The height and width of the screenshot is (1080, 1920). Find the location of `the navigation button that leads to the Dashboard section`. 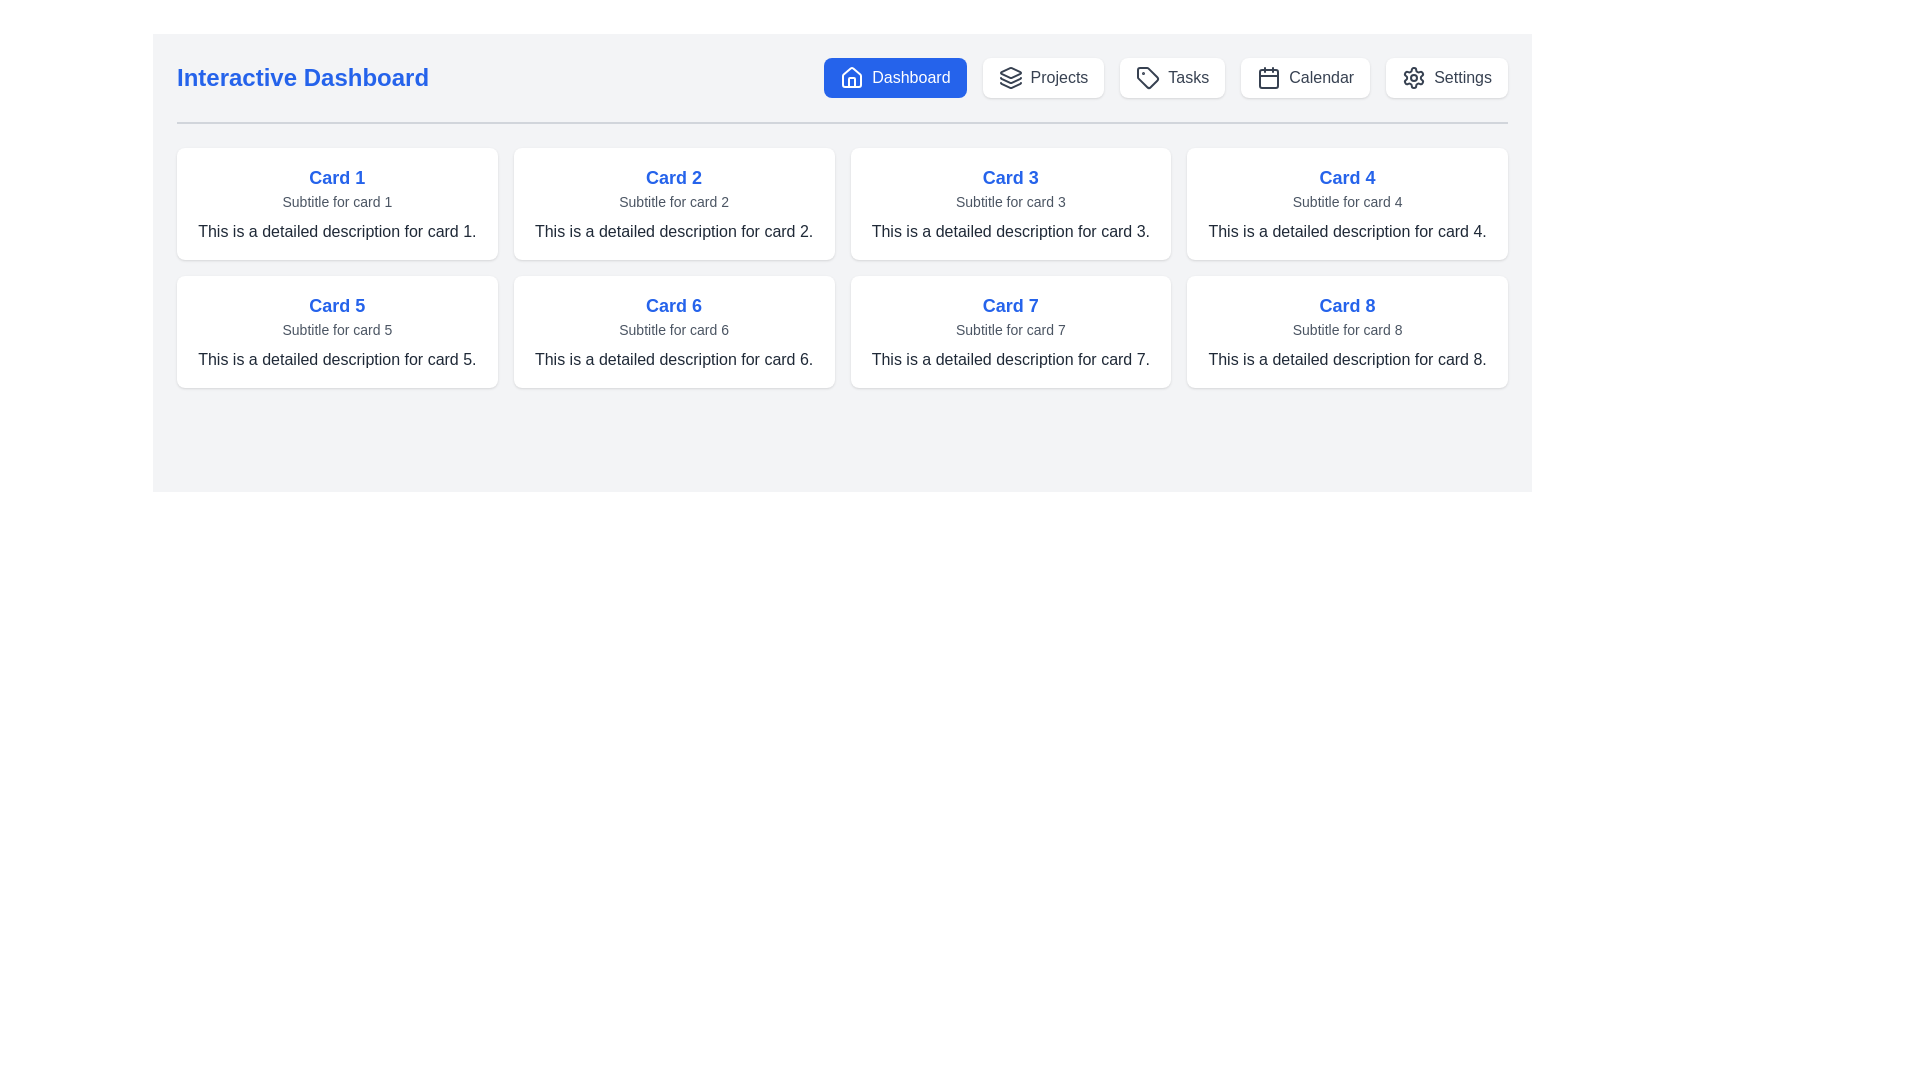

the navigation button that leads to the Dashboard section is located at coordinates (894, 76).